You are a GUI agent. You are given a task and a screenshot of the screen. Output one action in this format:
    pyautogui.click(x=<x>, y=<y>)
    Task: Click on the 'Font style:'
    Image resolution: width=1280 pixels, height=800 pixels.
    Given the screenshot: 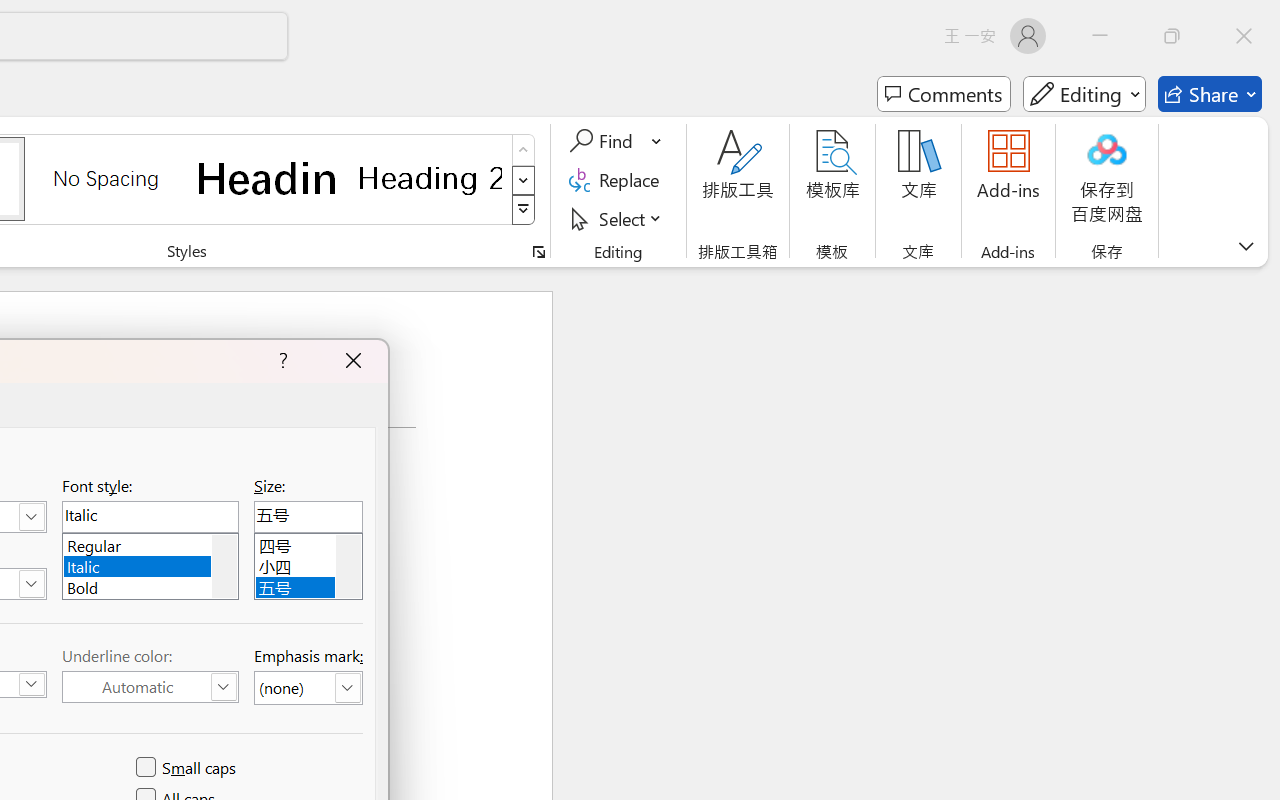 What is the action you would take?
    pyautogui.click(x=149, y=515)
    